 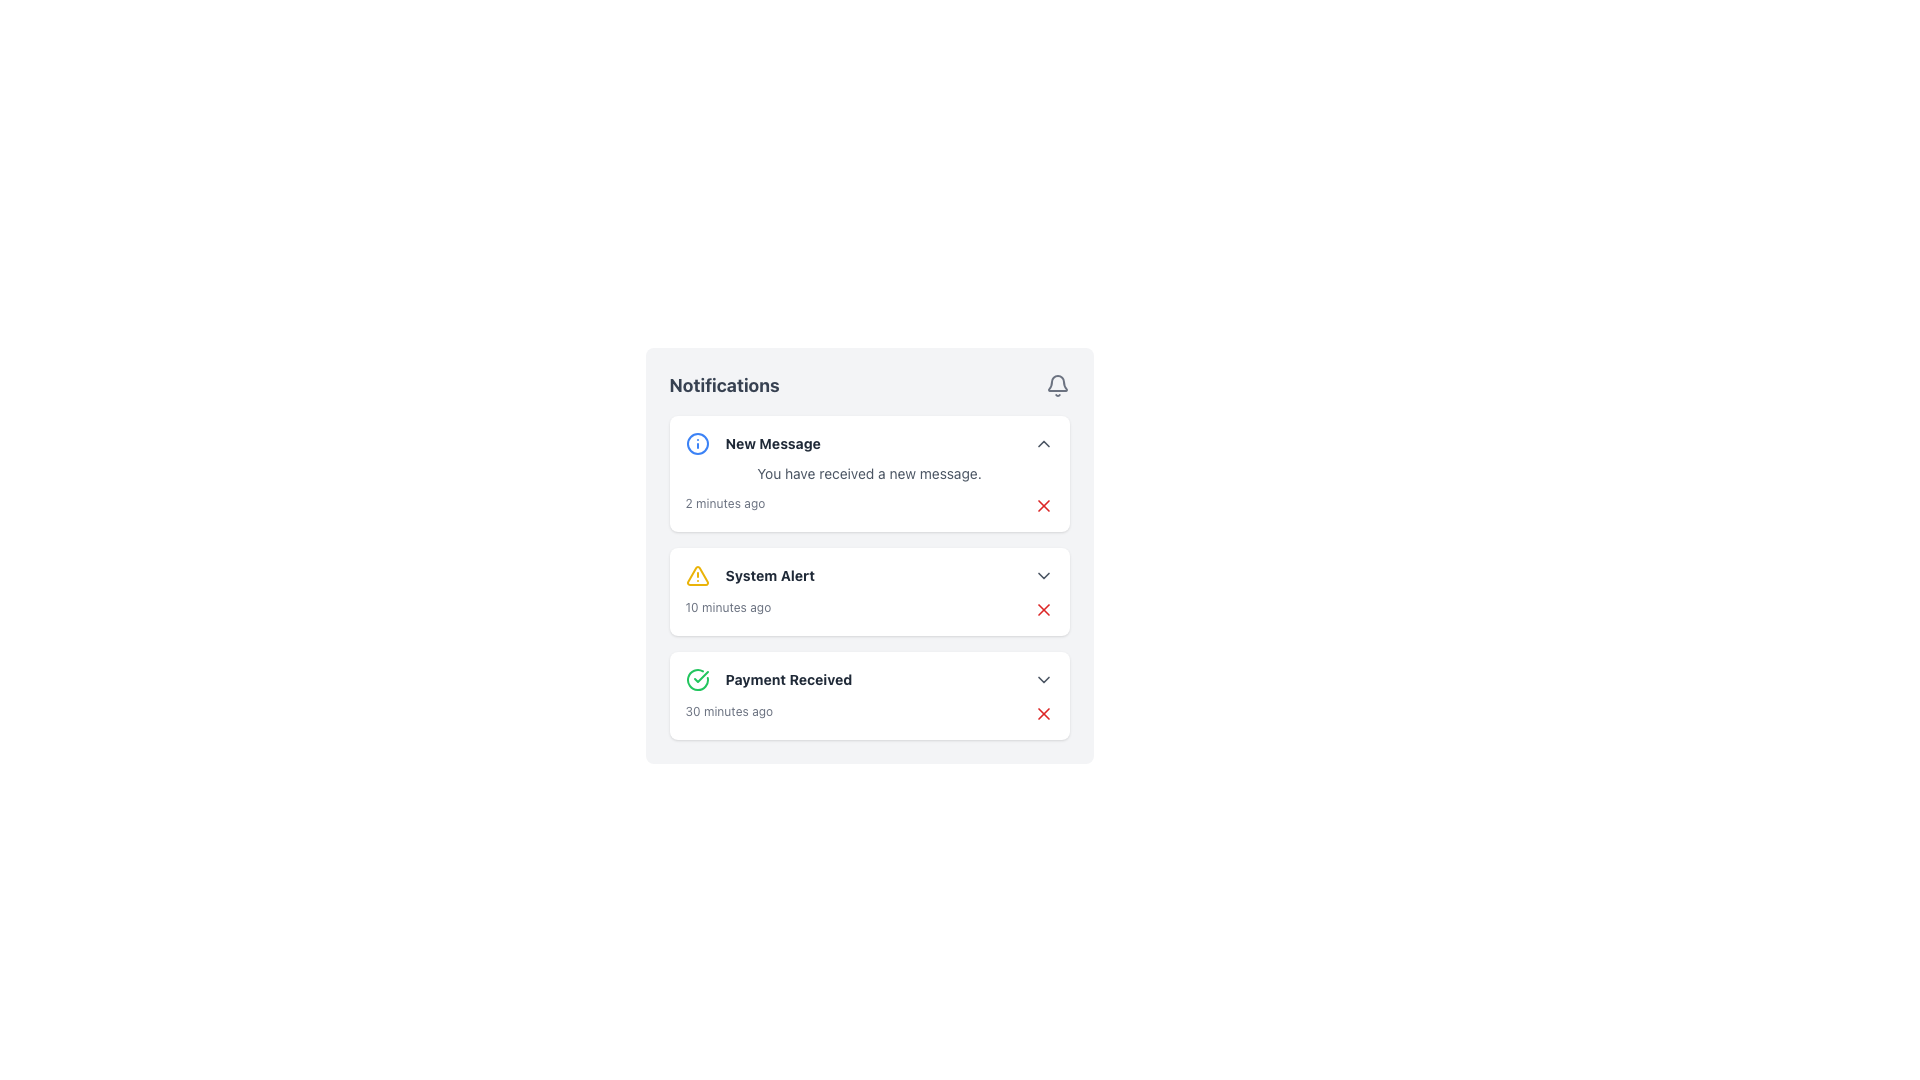 I want to click on the warning icon associated with the 'System Alert' notification to indicate urgency or a potential issue that needs attention, so click(x=697, y=575).